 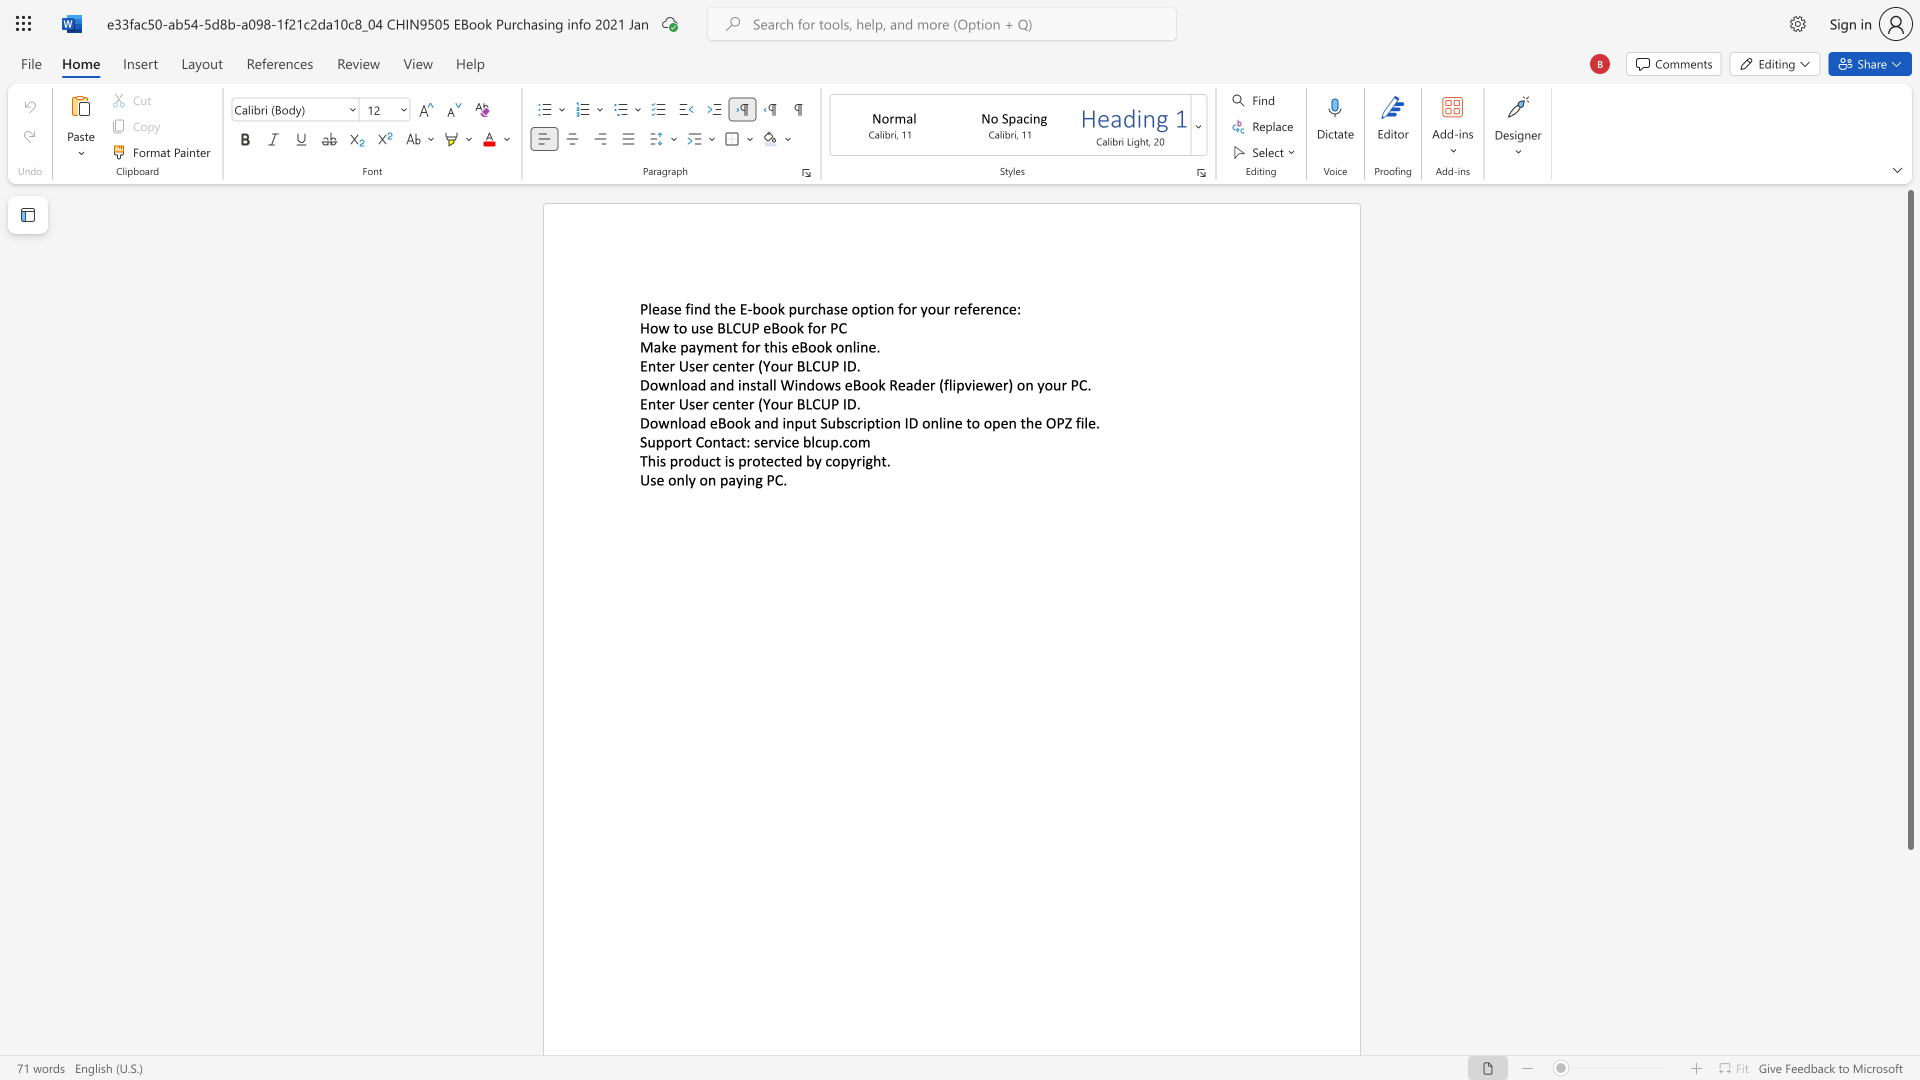 I want to click on the scrollbar on the right to shift the page lower, so click(x=1909, y=948).